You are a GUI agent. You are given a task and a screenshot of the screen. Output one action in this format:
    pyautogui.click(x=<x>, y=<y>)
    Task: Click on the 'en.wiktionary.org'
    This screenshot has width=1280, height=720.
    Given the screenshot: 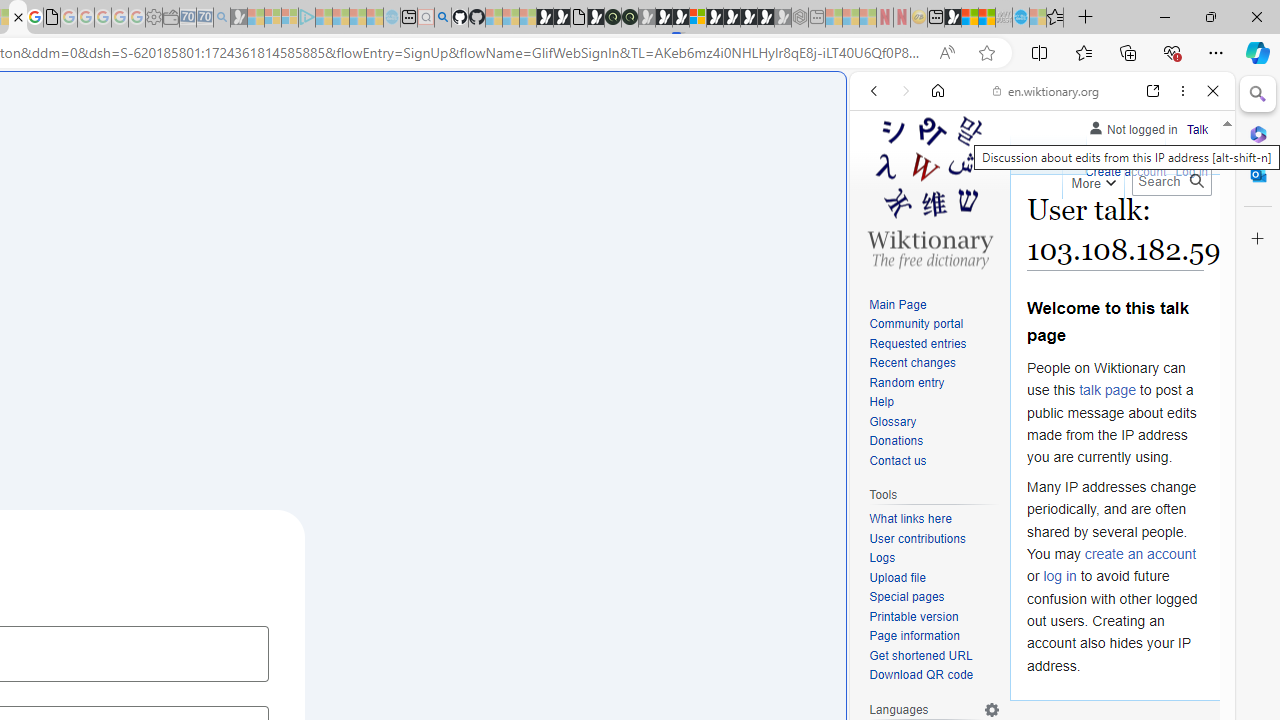 What is the action you would take?
    pyautogui.click(x=1045, y=91)
    